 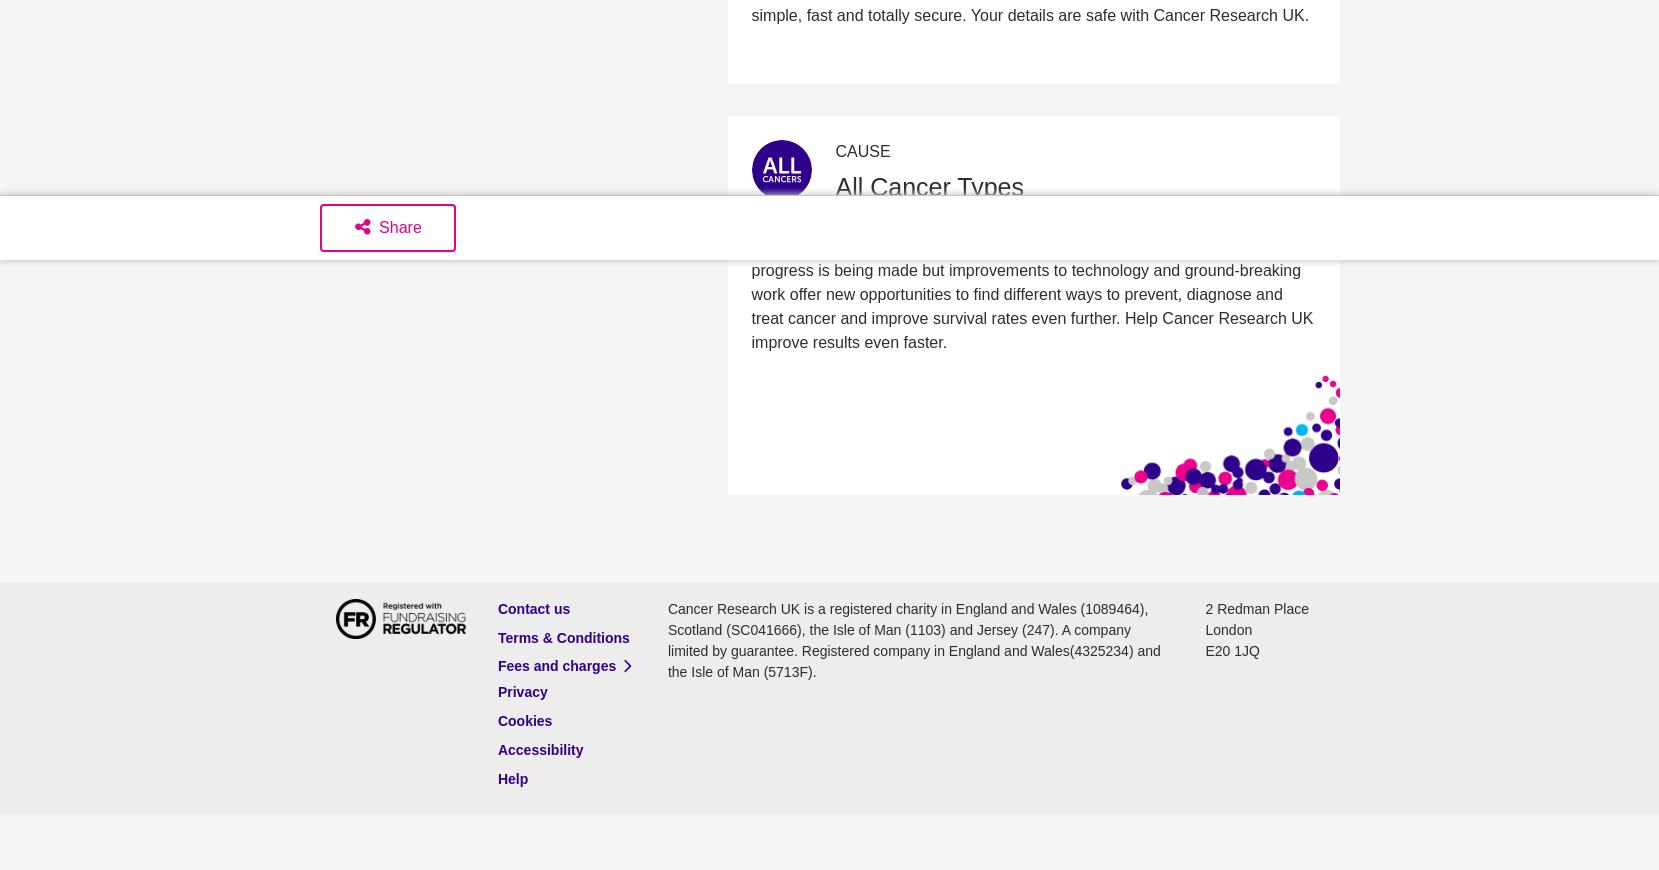 I want to click on 'Cookies', so click(x=523, y=720).